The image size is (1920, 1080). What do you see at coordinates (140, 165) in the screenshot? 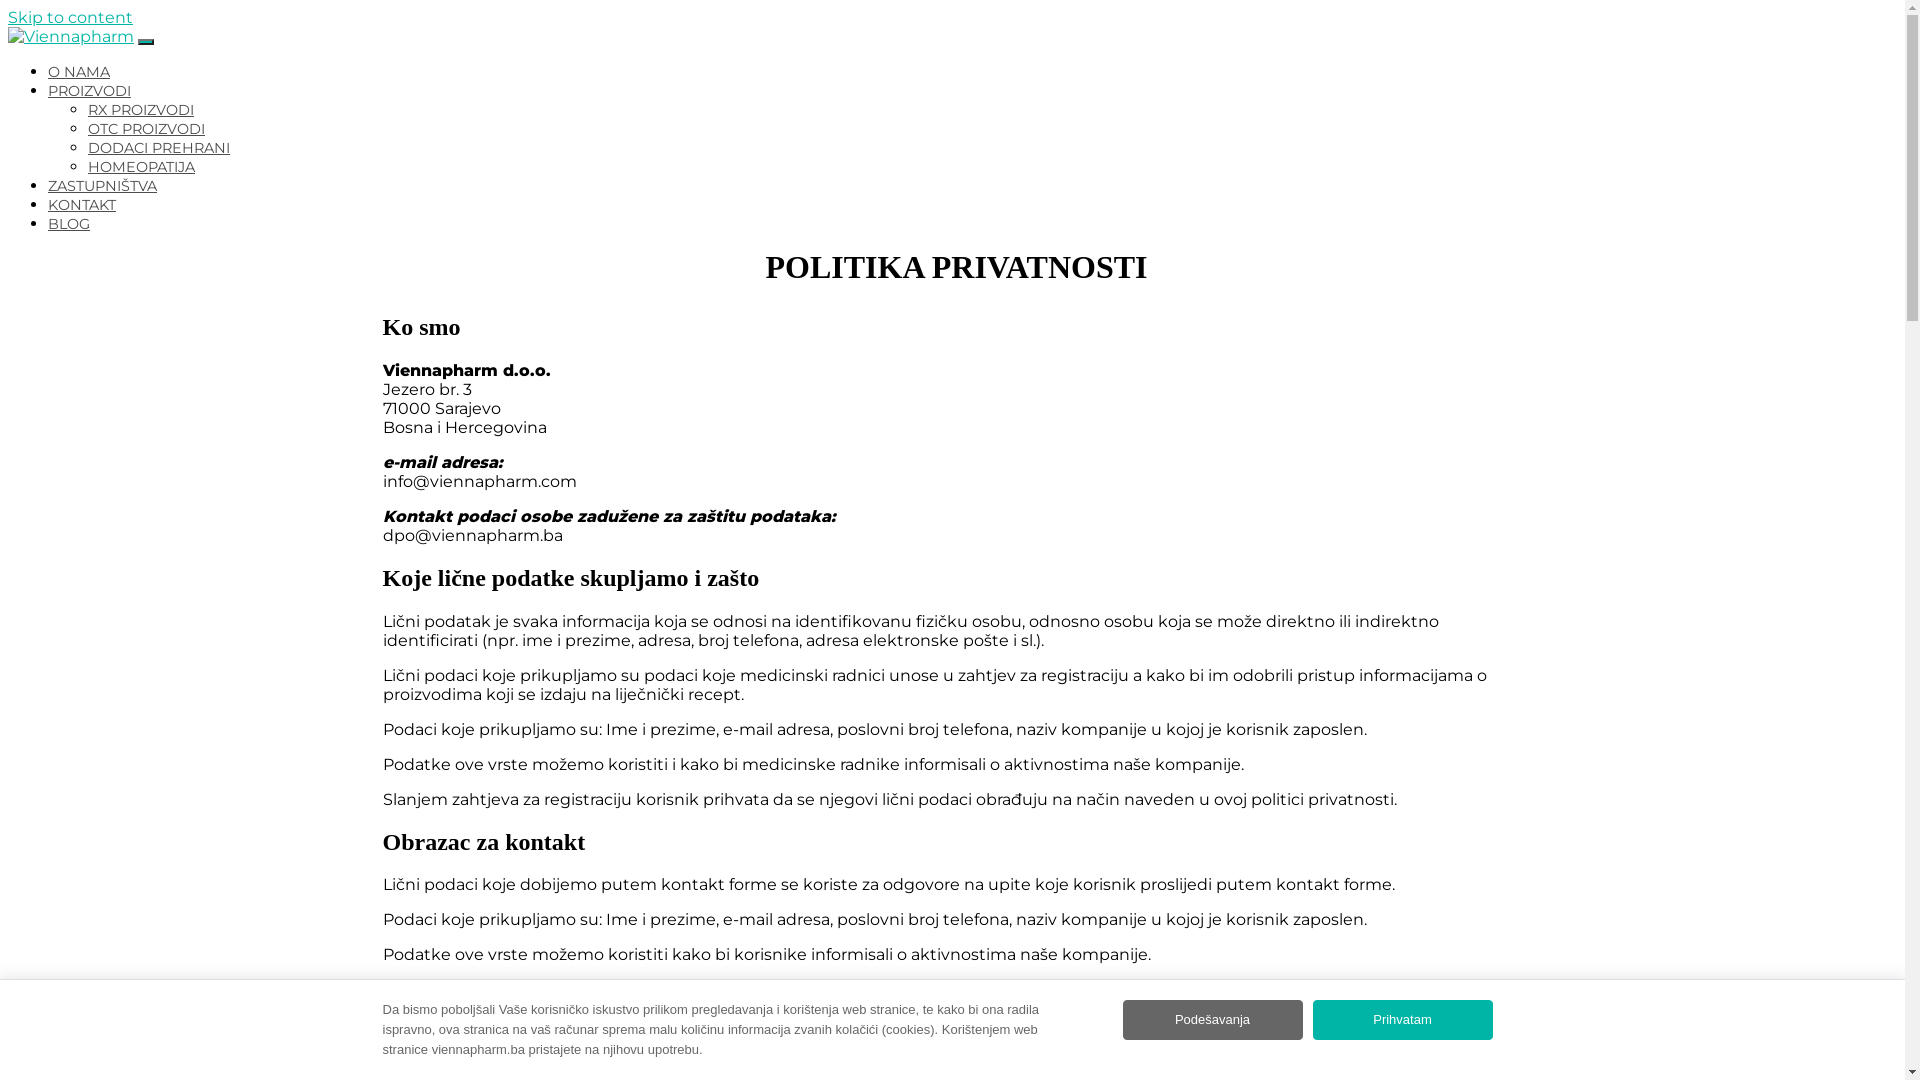
I see `'HOMEOPATIJA'` at bounding box center [140, 165].